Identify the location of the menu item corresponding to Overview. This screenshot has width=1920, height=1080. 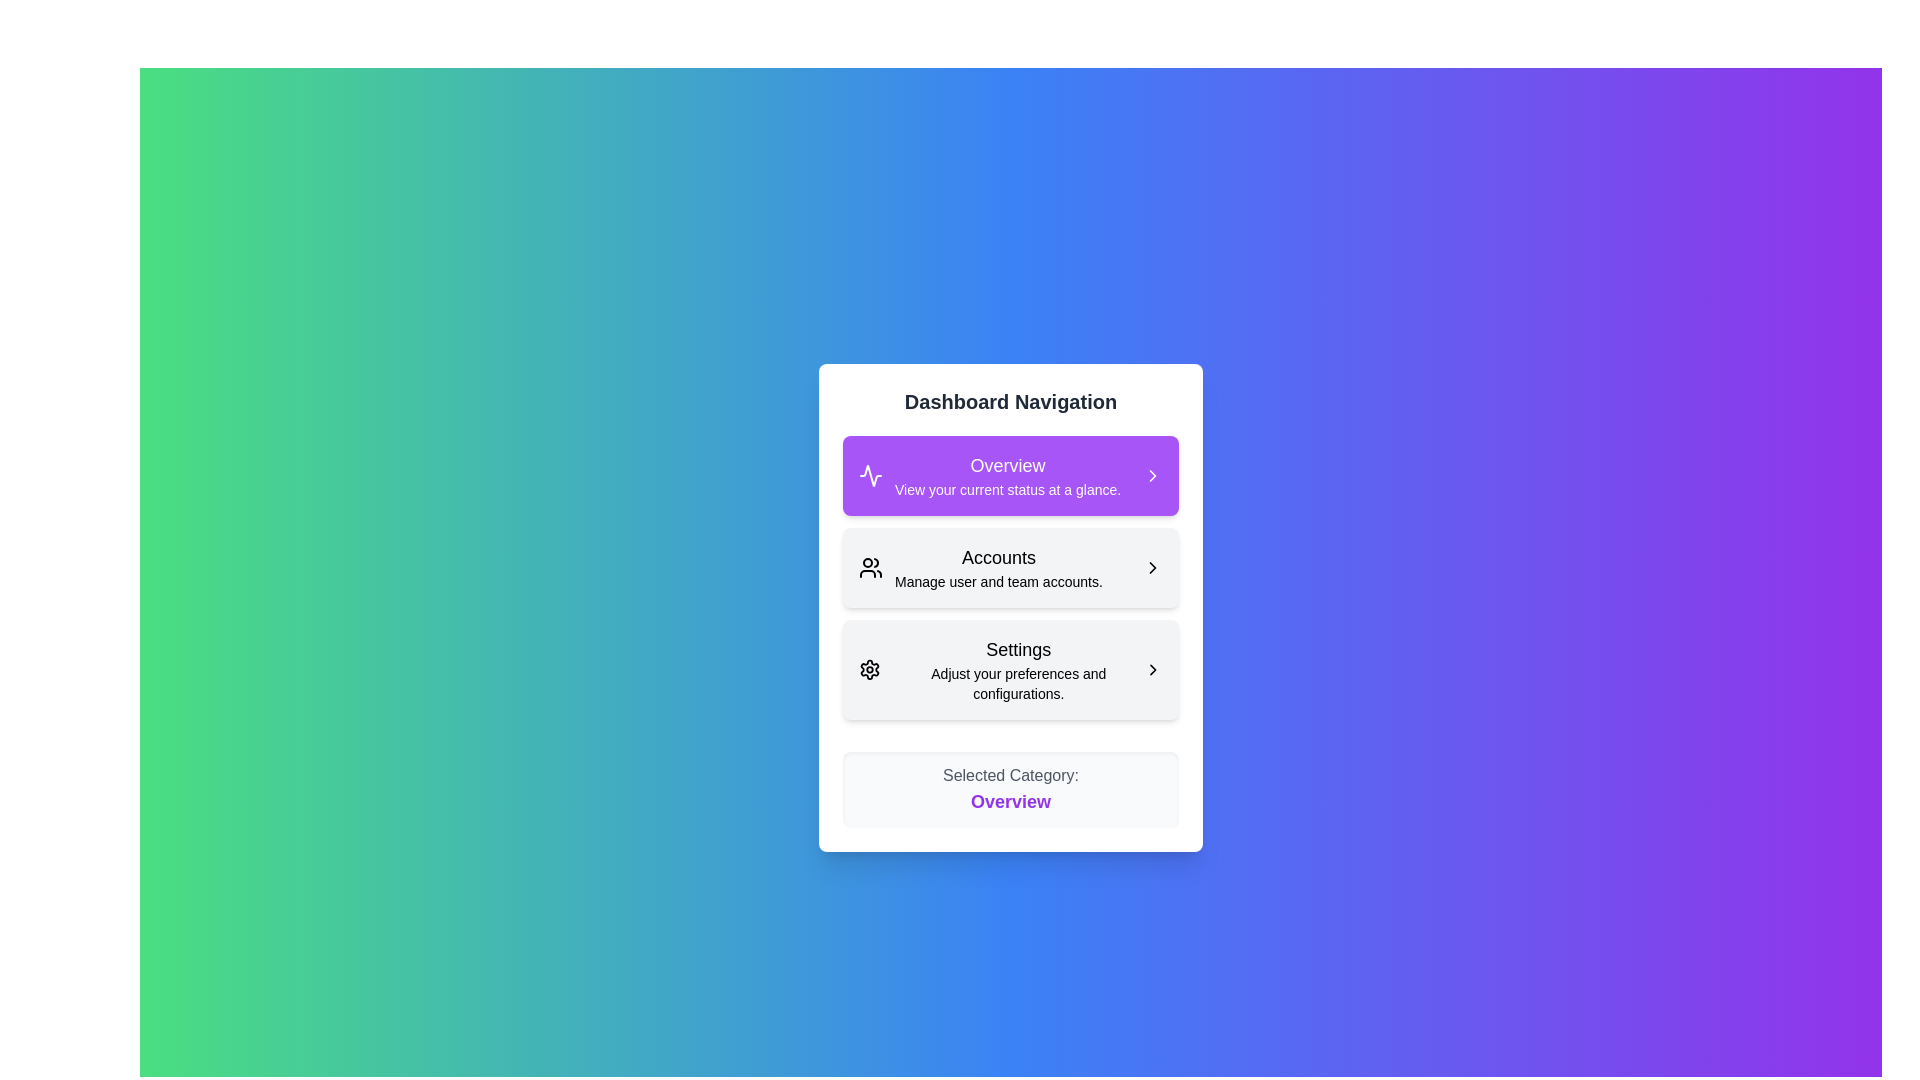
(1011, 475).